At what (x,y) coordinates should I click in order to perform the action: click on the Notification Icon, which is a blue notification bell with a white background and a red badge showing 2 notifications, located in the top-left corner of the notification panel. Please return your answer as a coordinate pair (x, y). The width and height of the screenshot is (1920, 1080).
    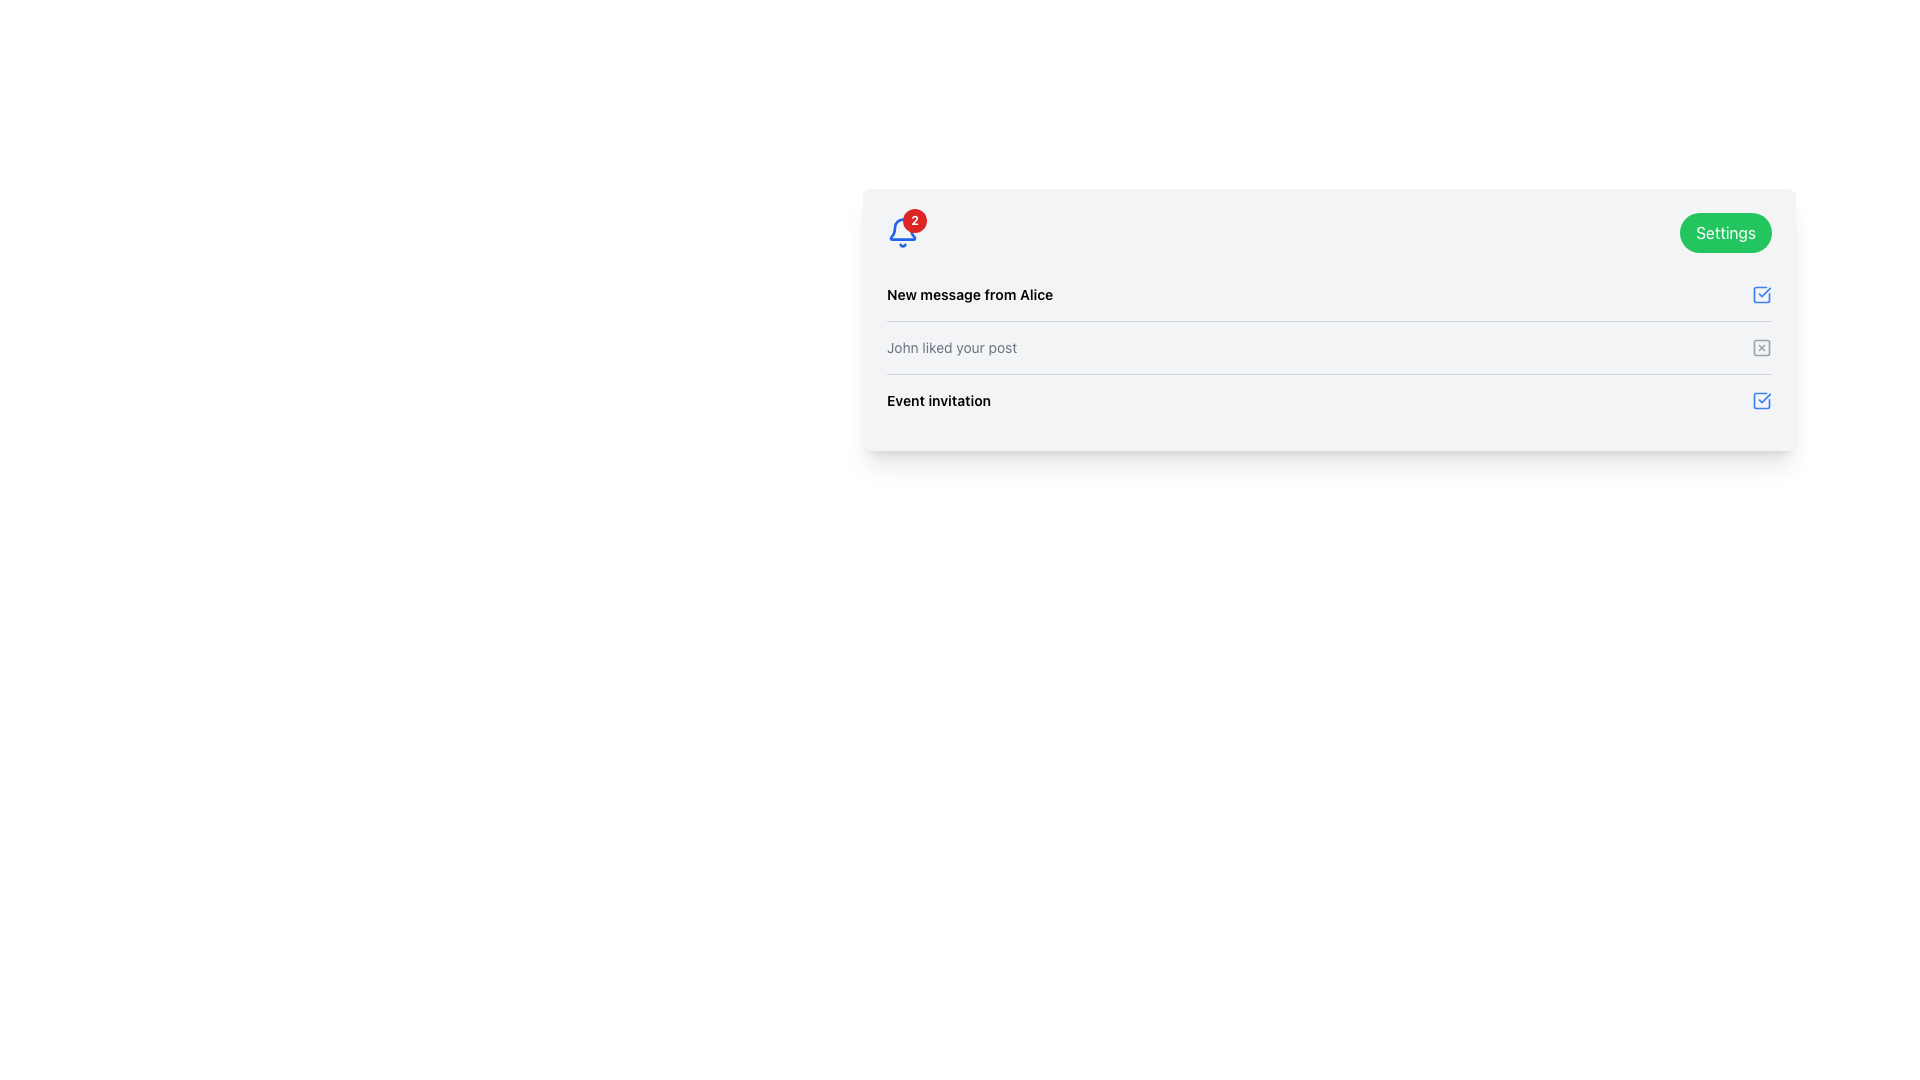
    Looking at the image, I should click on (901, 231).